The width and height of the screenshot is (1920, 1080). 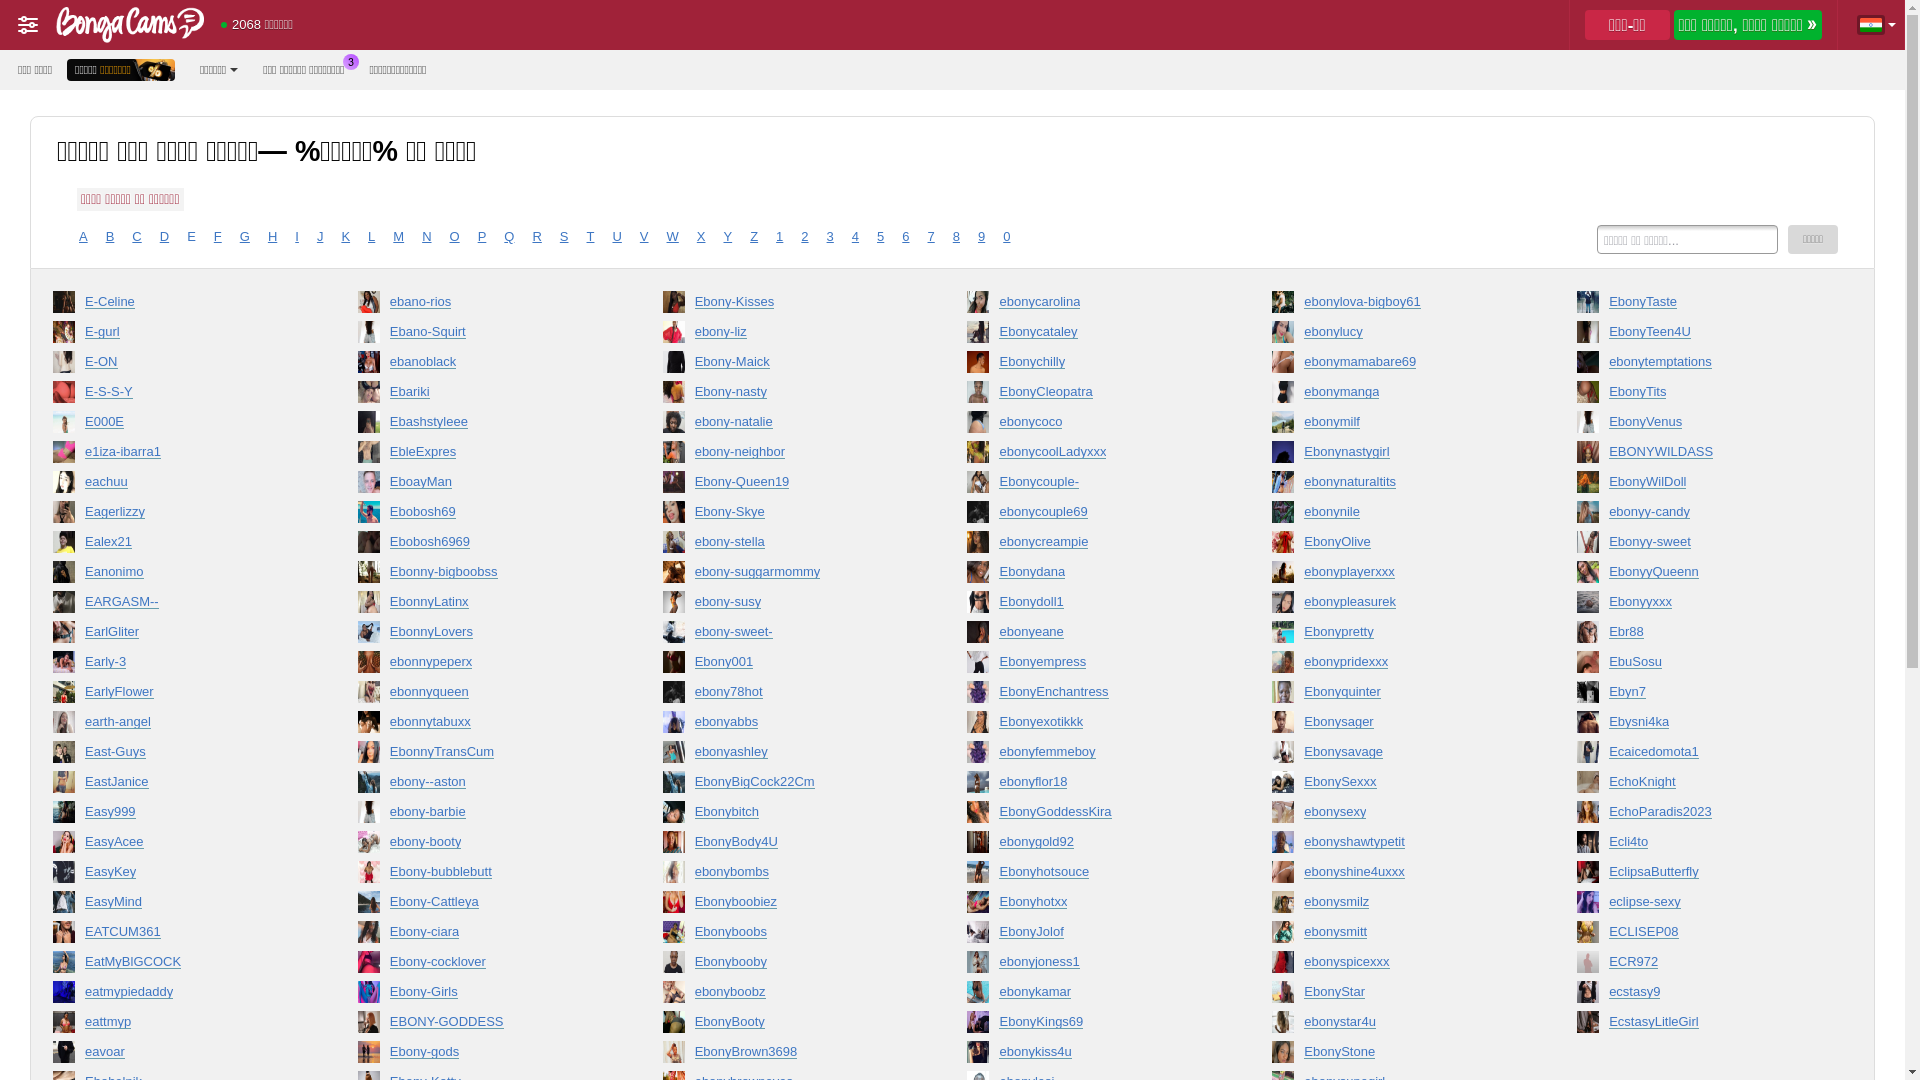 I want to click on 'Ebonydana', so click(x=966, y=575).